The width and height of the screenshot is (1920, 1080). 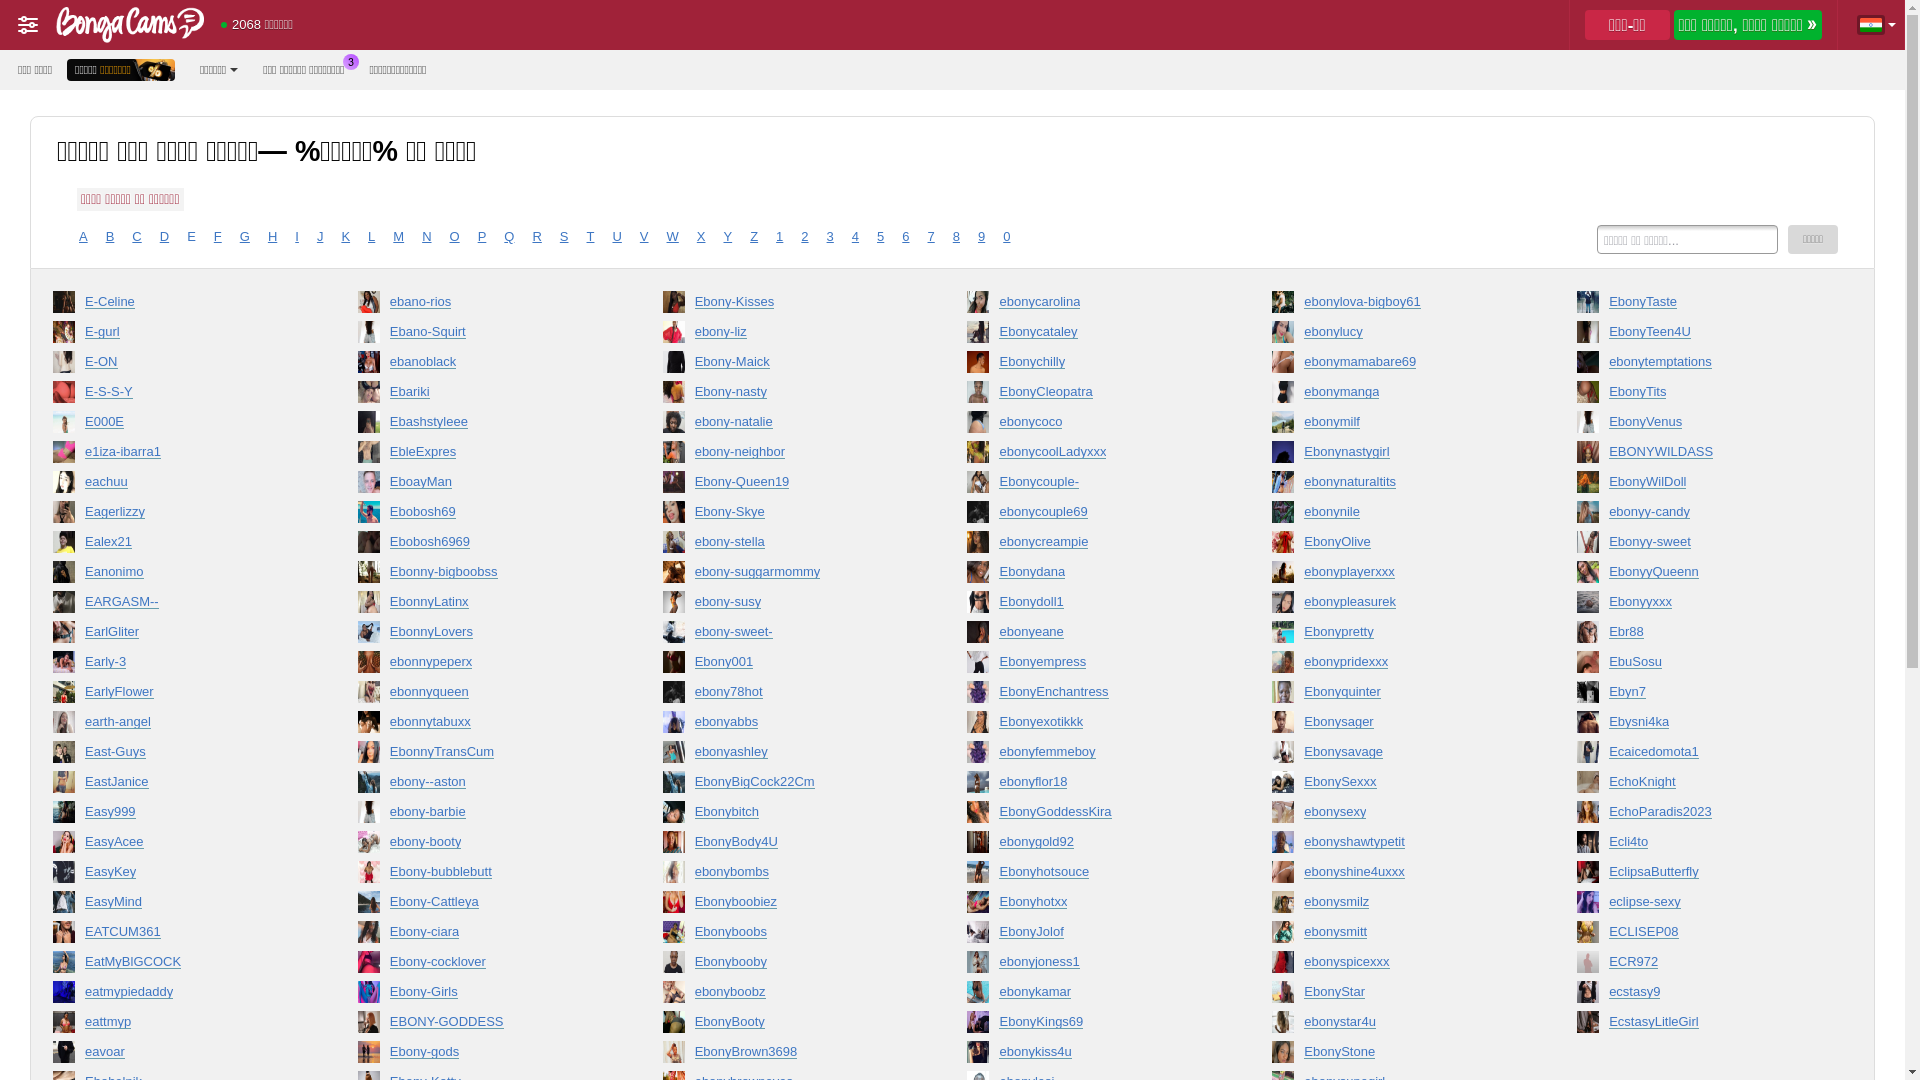 I want to click on 'Ebonydana', so click(x=966, y=575).